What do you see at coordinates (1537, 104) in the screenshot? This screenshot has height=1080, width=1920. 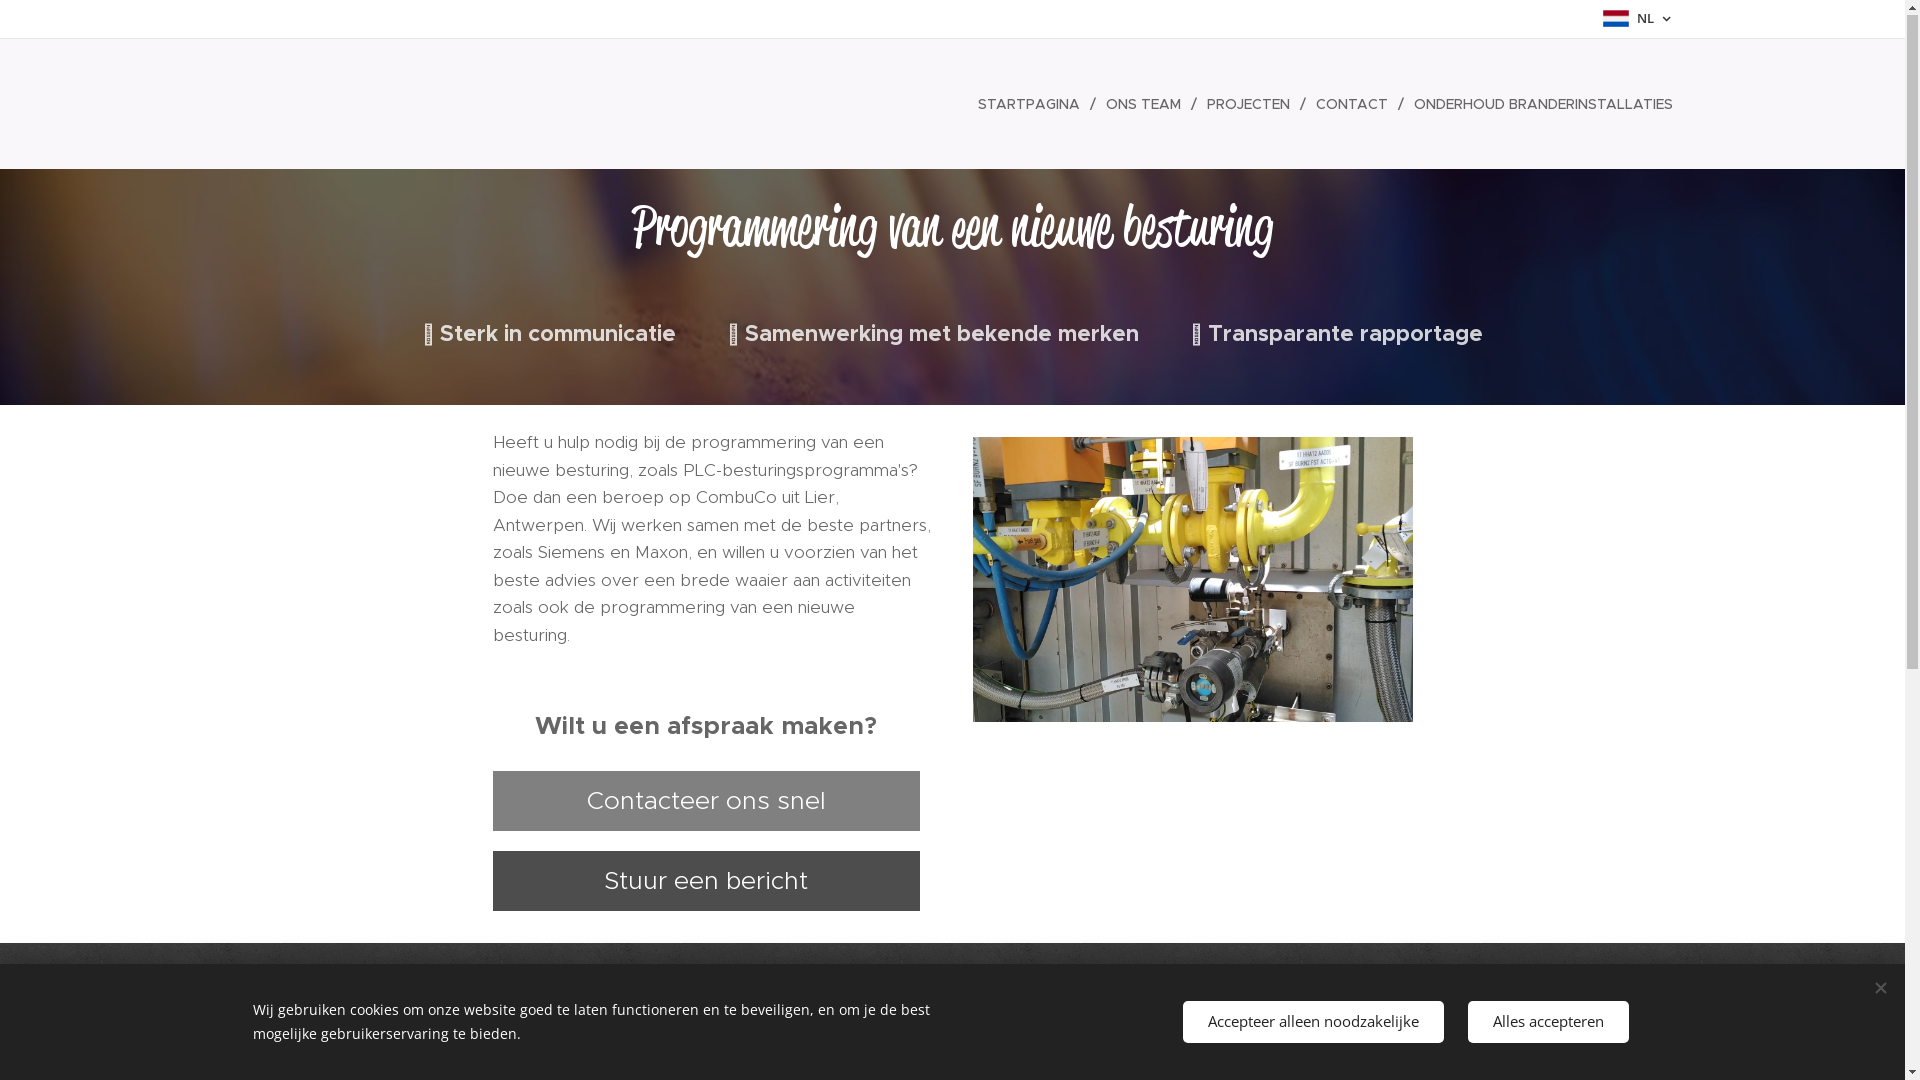 I see `'ONDERHOUD BRANDERINSTALLATIES'` at bounding box center [1537, 104].